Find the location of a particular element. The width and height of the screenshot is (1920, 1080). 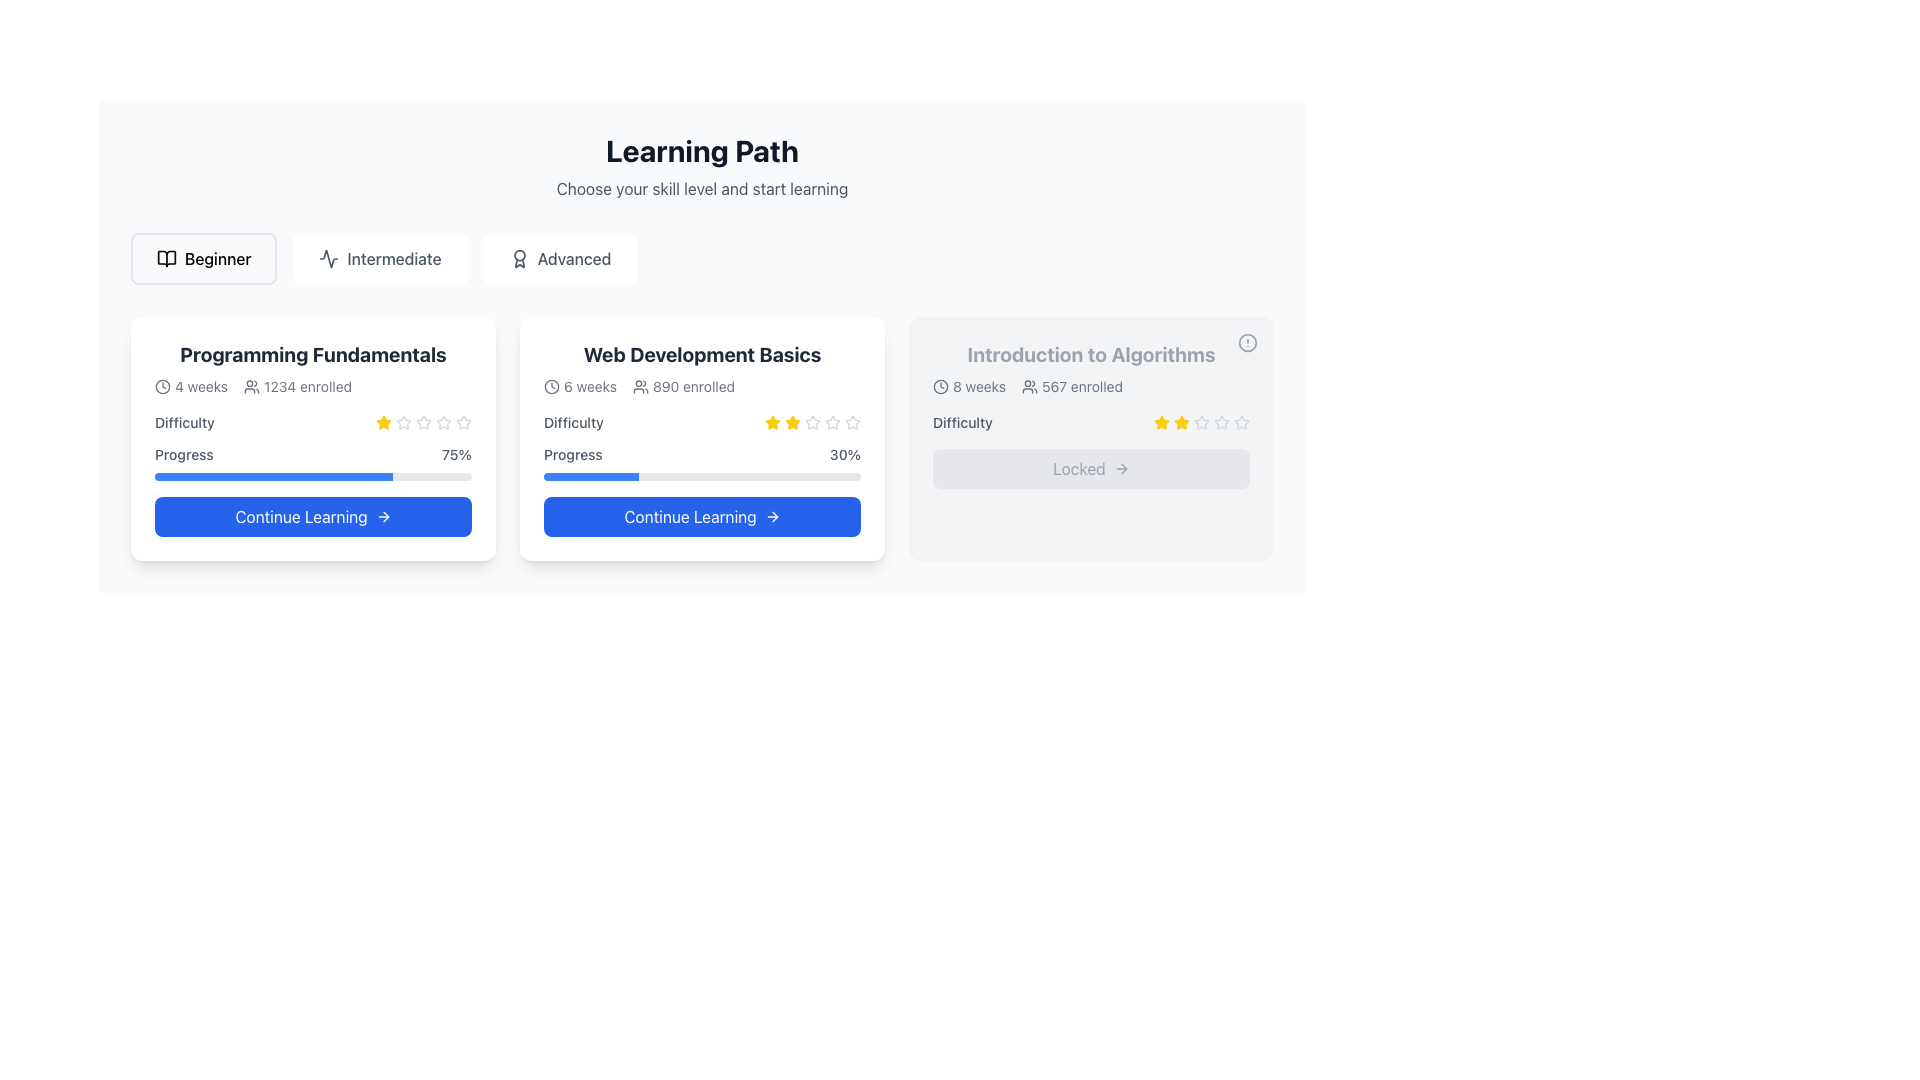

the text label that indicates the course duration for 'Web Development Basics' located at the top-left of the second card after the clock icon is located at coordinates (589, 386).